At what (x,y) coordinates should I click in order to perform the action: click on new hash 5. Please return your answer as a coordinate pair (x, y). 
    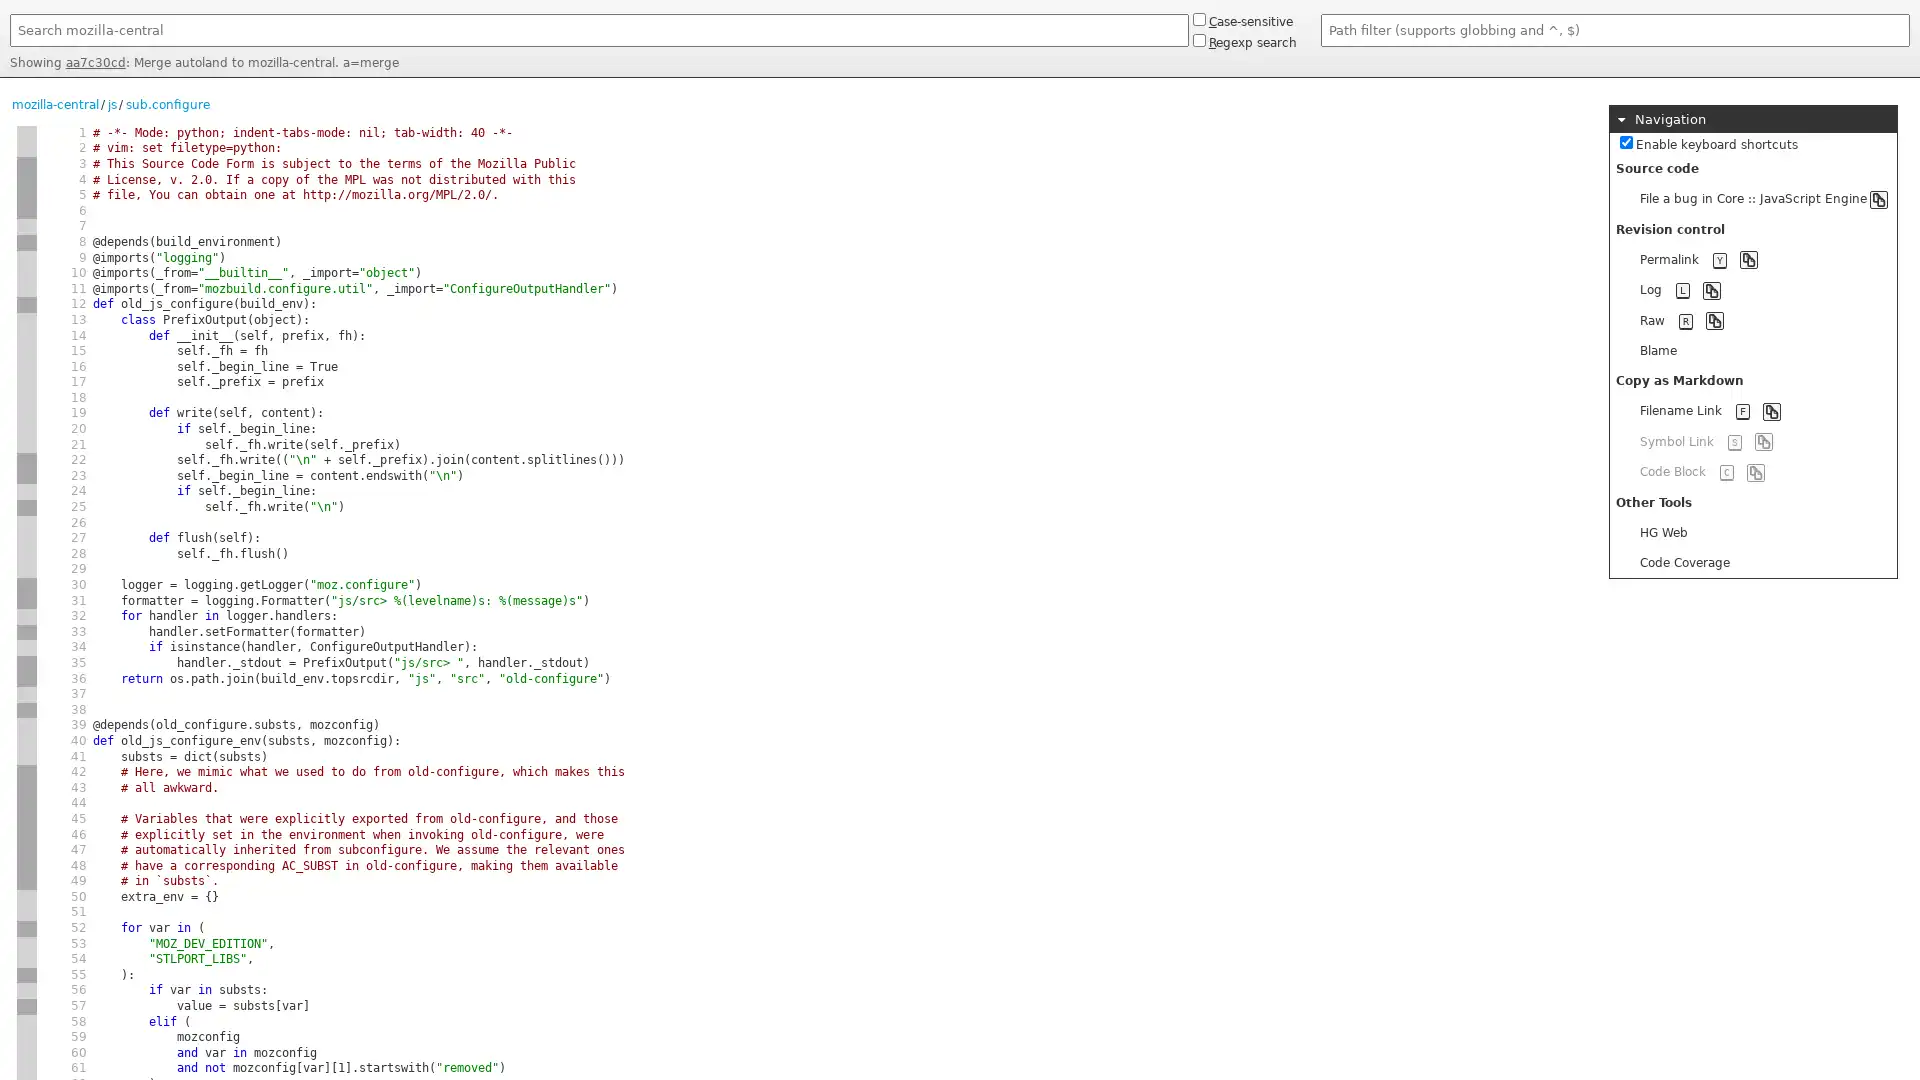
    Looking at the image, I should click on (27, 725).